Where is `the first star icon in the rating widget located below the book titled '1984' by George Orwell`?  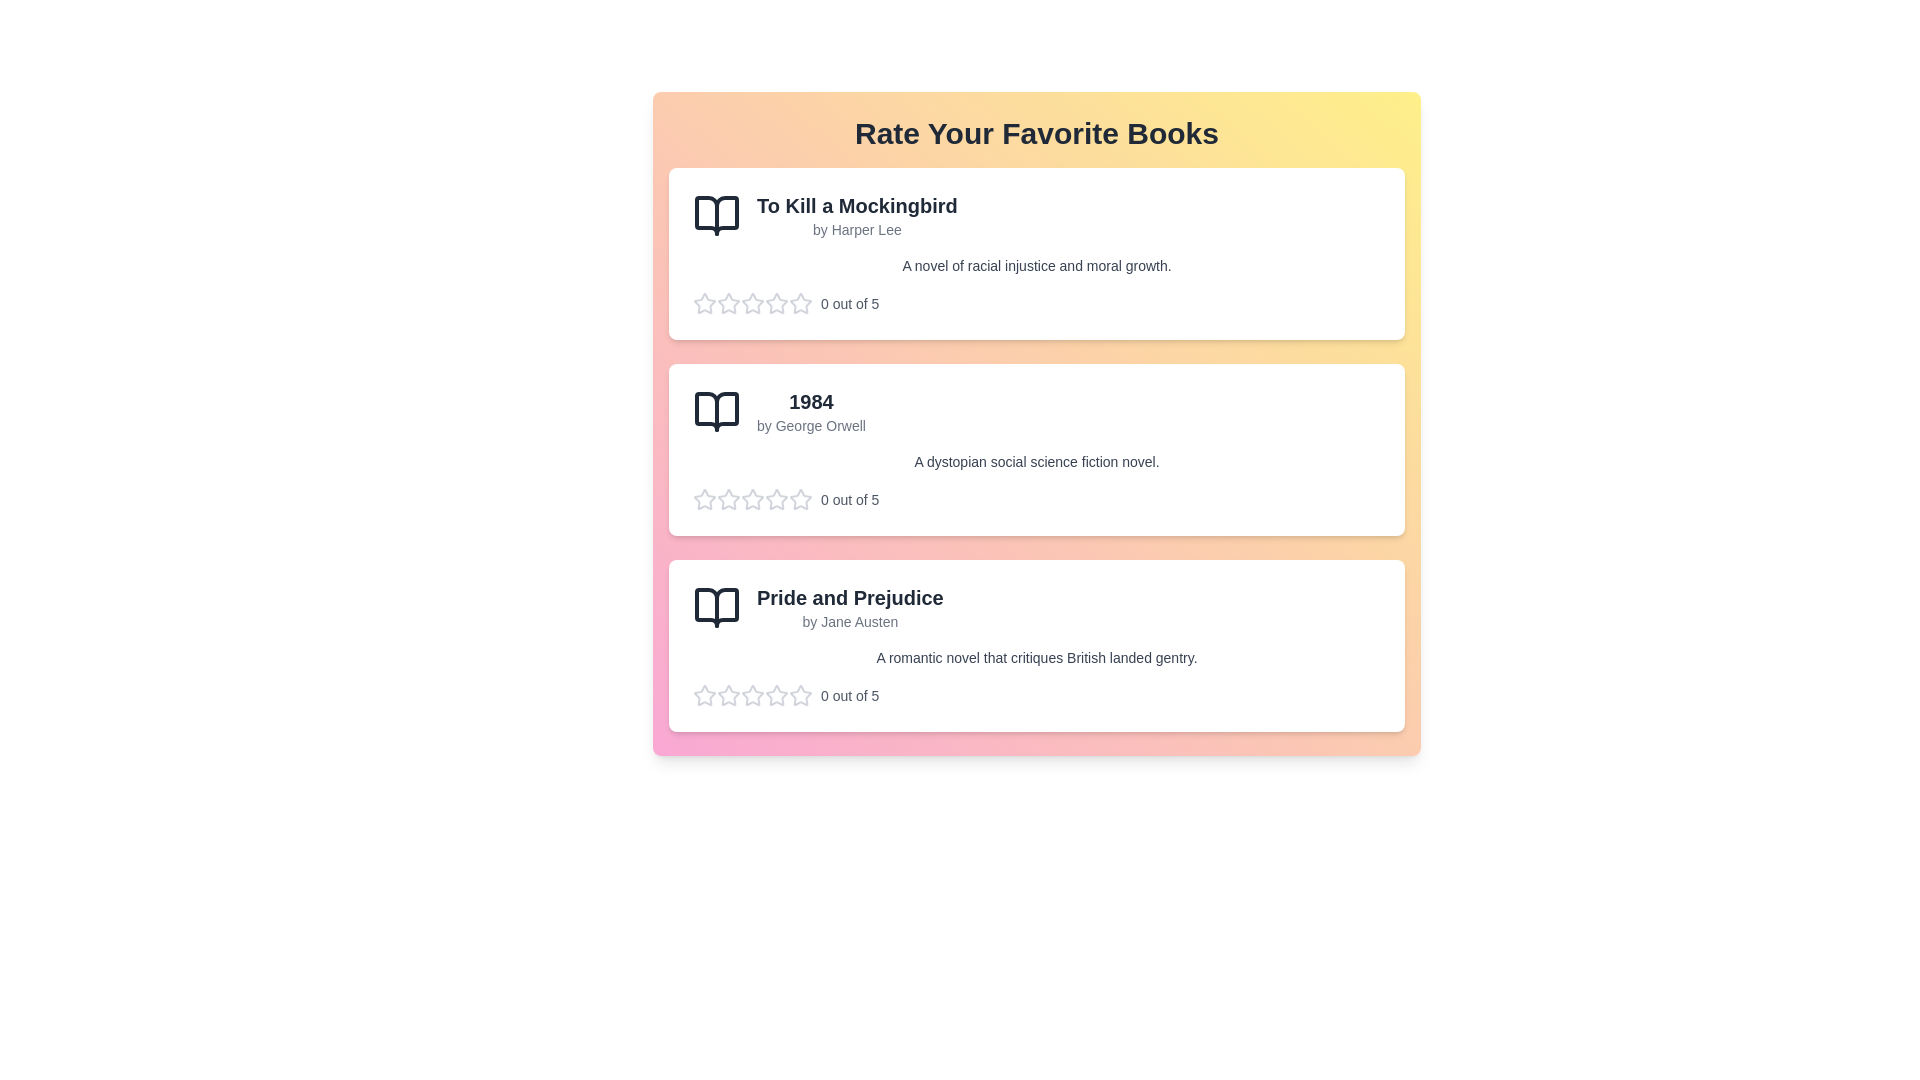
the first star icon in the rating widget located below the book titled '1984' by George Orwell is located at coordinates (705, 498).